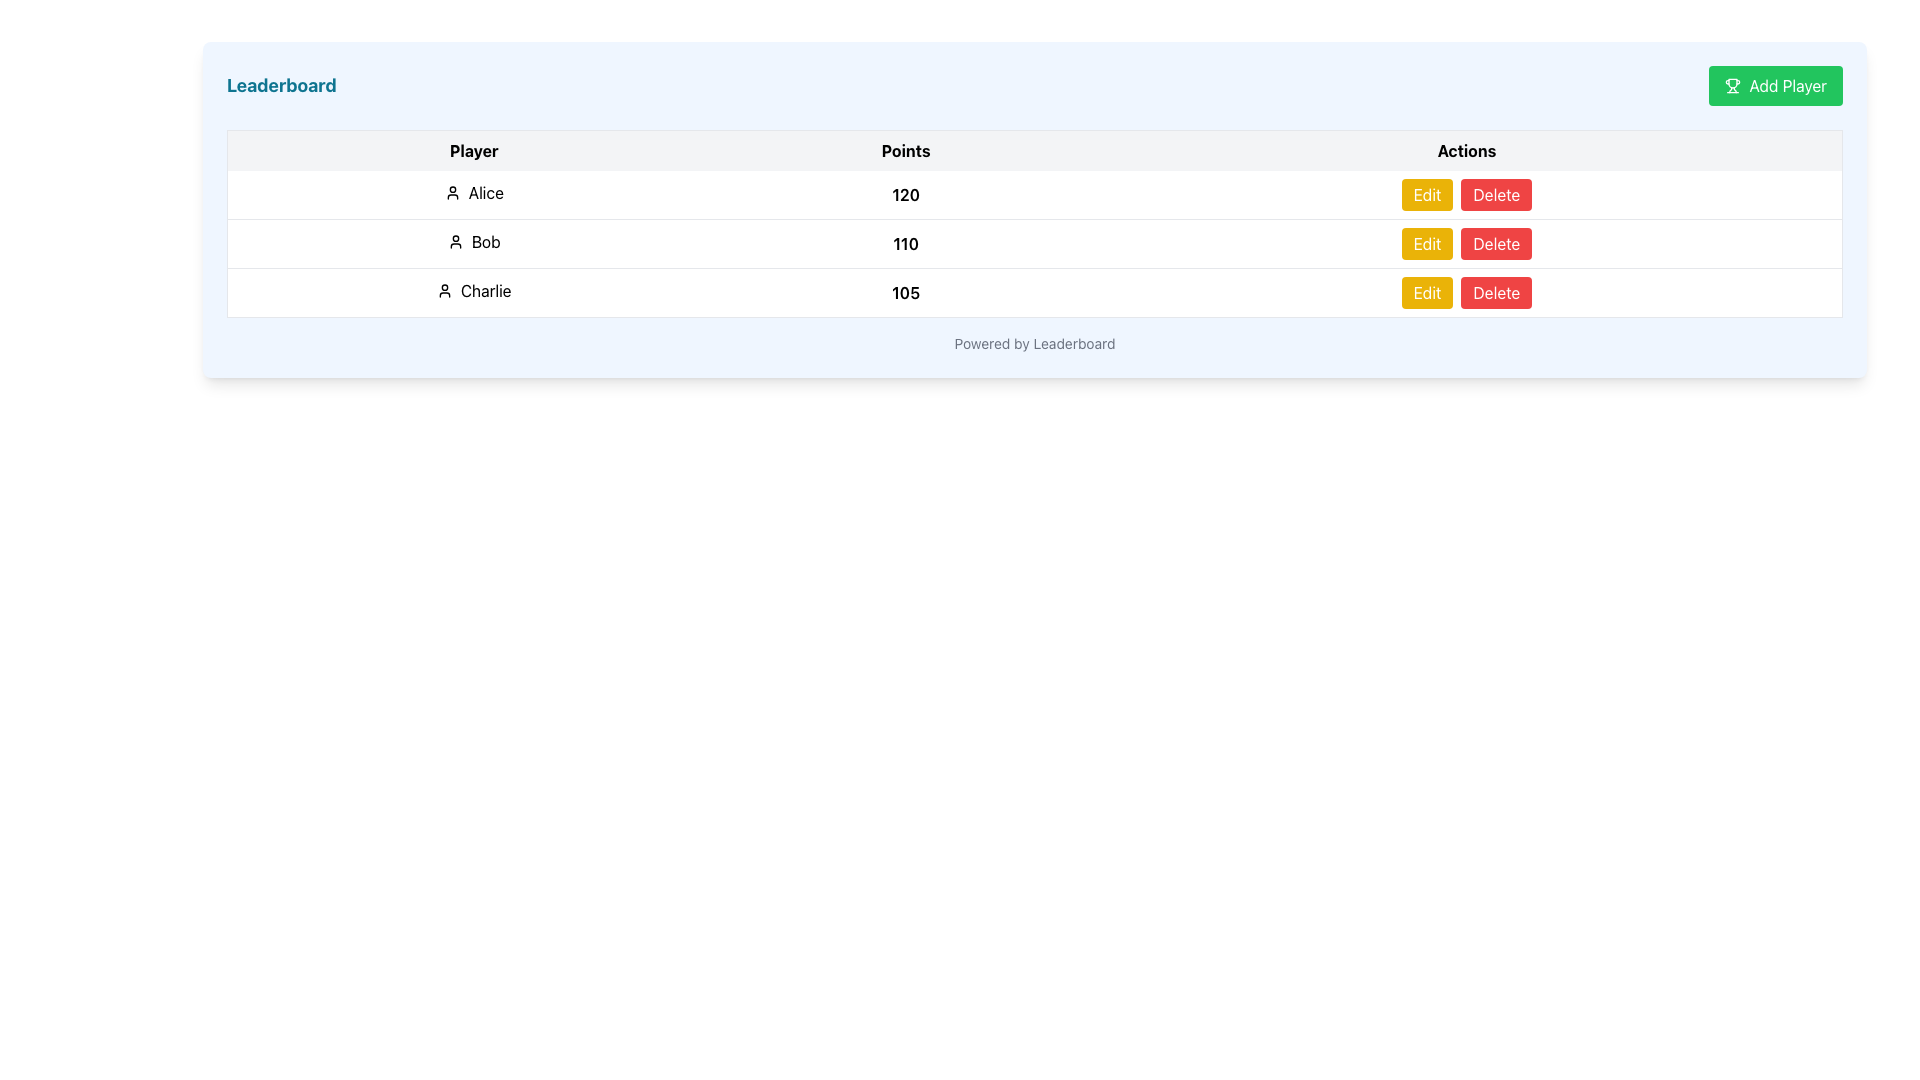 The width and height of the screenshot is (1920, 1080). What do you see at coordinates (454, 241) in the screenshot?
I see `the user icon representing a generic avatar, which is a small circle with an abstract human figure outline, located in the cell containing the name 'Bob' in the 'Player' column` at bounding box center [454, 241].